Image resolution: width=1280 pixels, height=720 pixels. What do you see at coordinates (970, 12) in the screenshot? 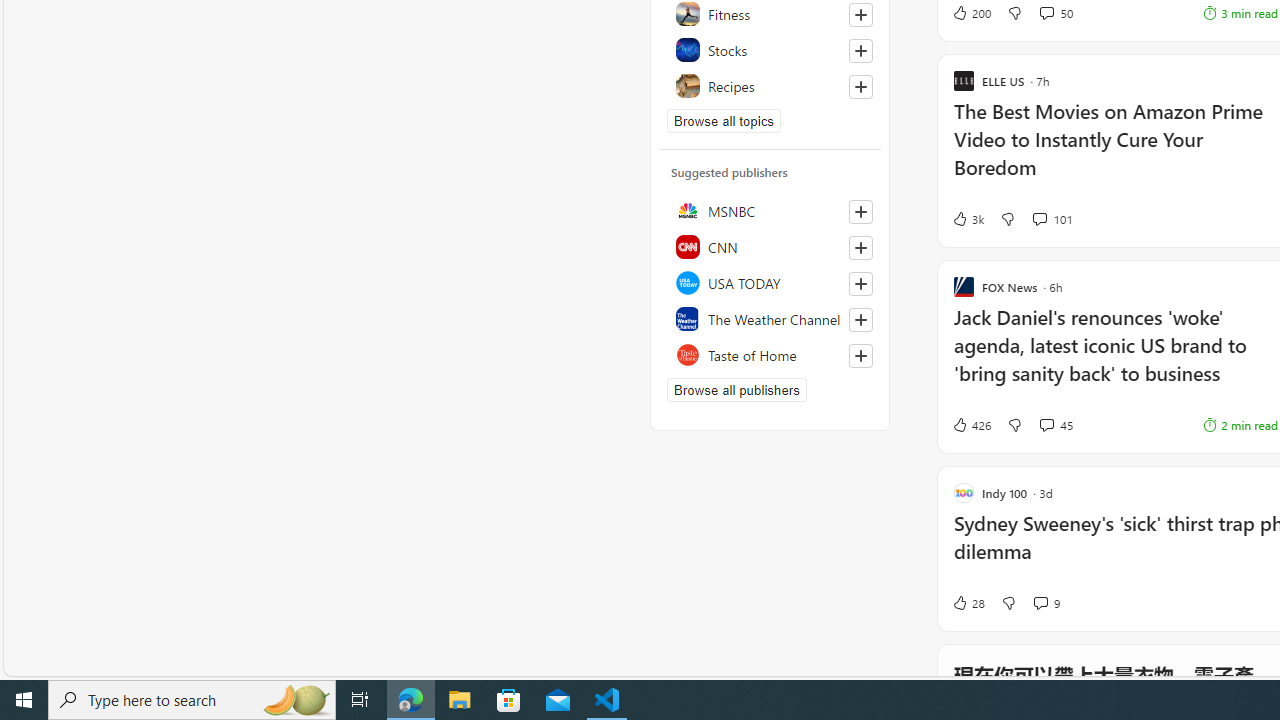
I see `'200 Like'` at bounding box center [970, 12].